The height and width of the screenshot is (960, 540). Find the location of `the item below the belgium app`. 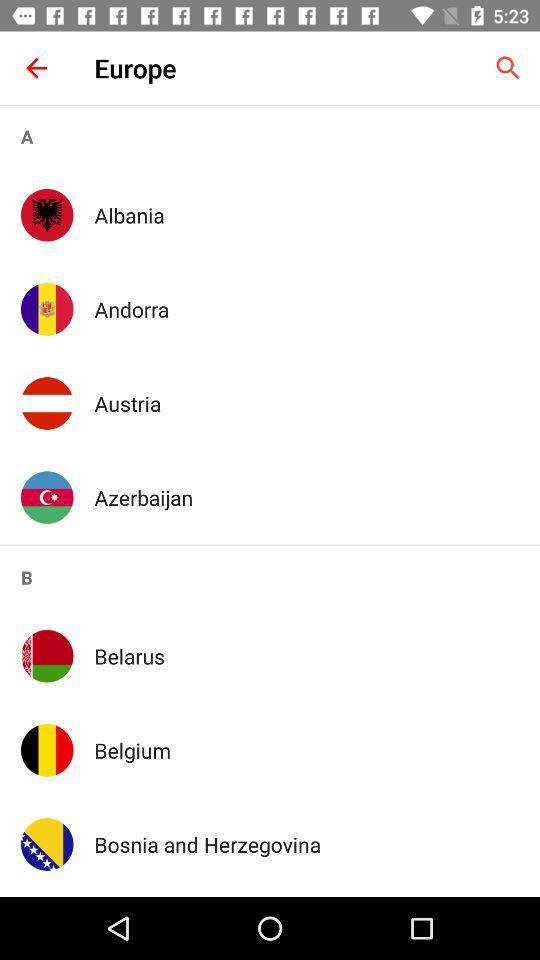

the item below the belgium app is located at coordinates (306, 843).